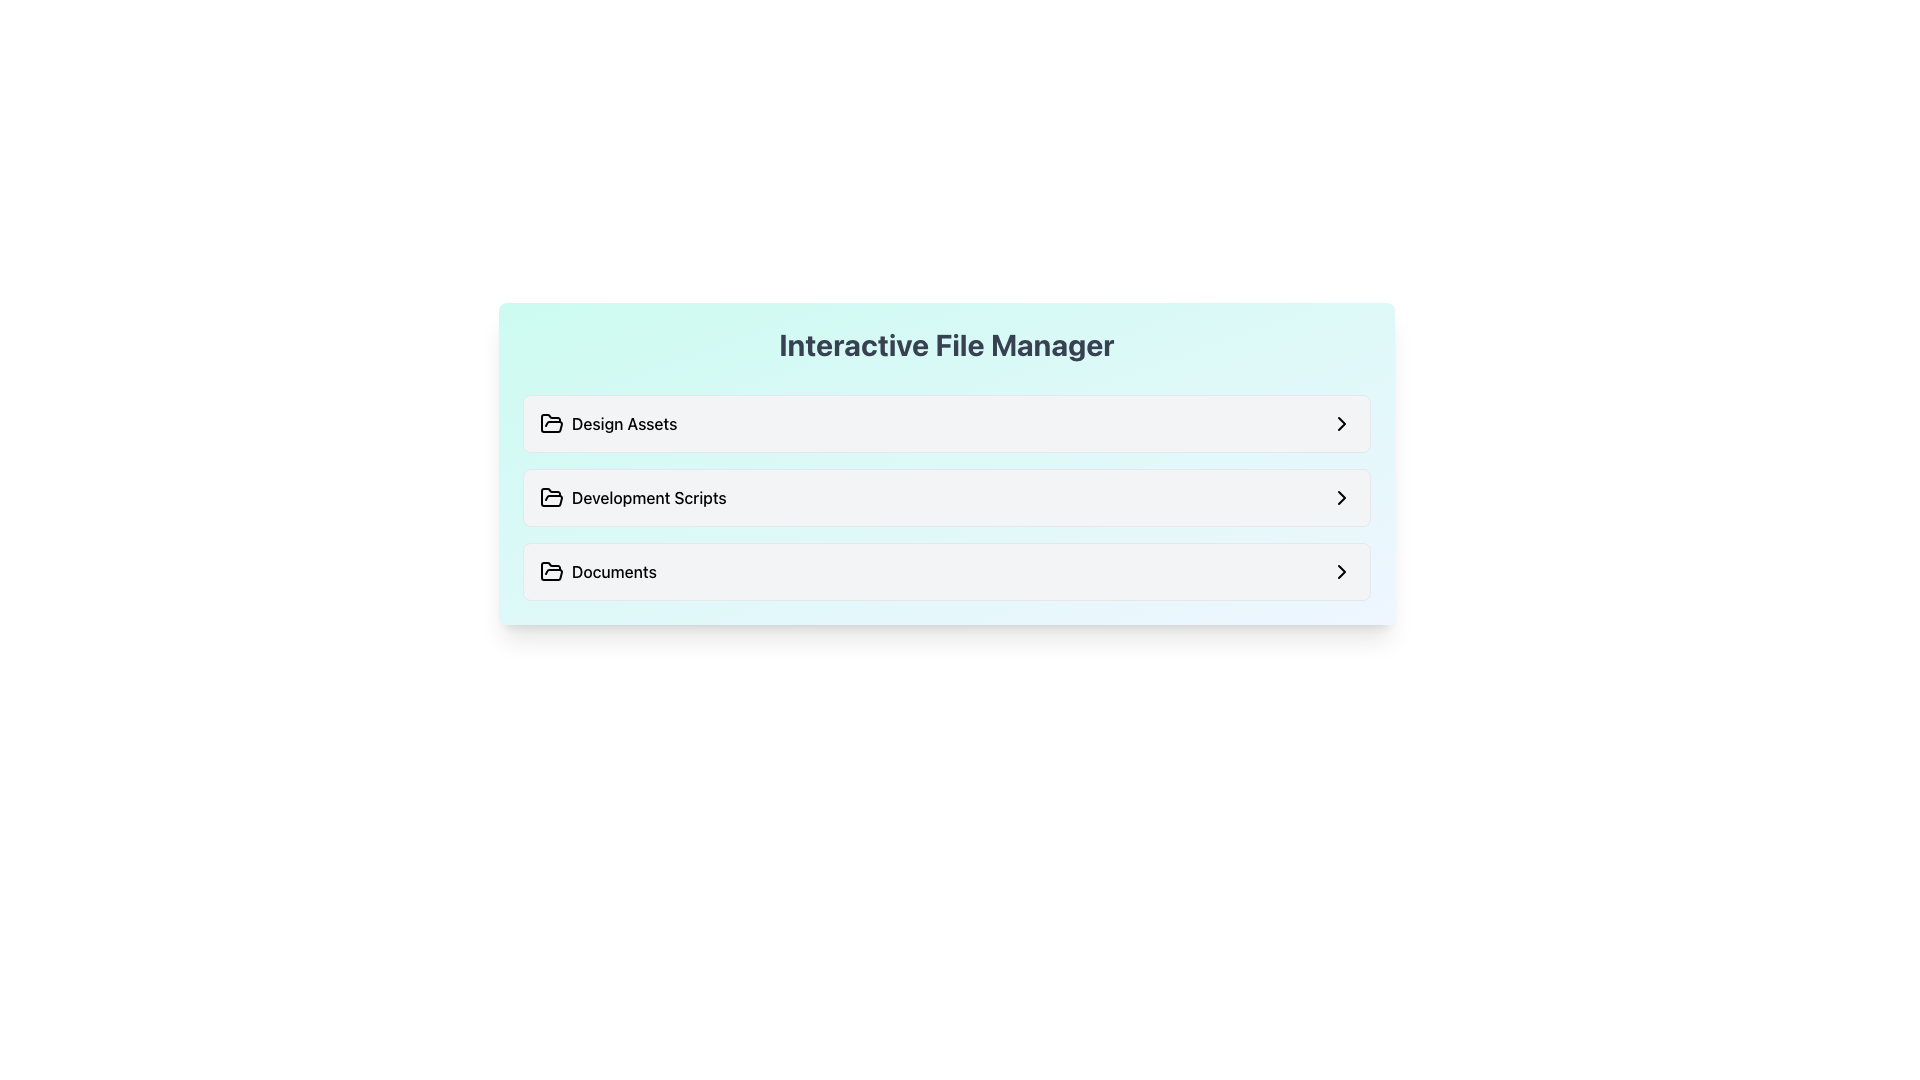 This screenshot has height=1080, width=1920. Describe the element at coordinates (945, 496) in the screenshot. I see `the selectable list item labeled 'Development Scripts'` at that location.